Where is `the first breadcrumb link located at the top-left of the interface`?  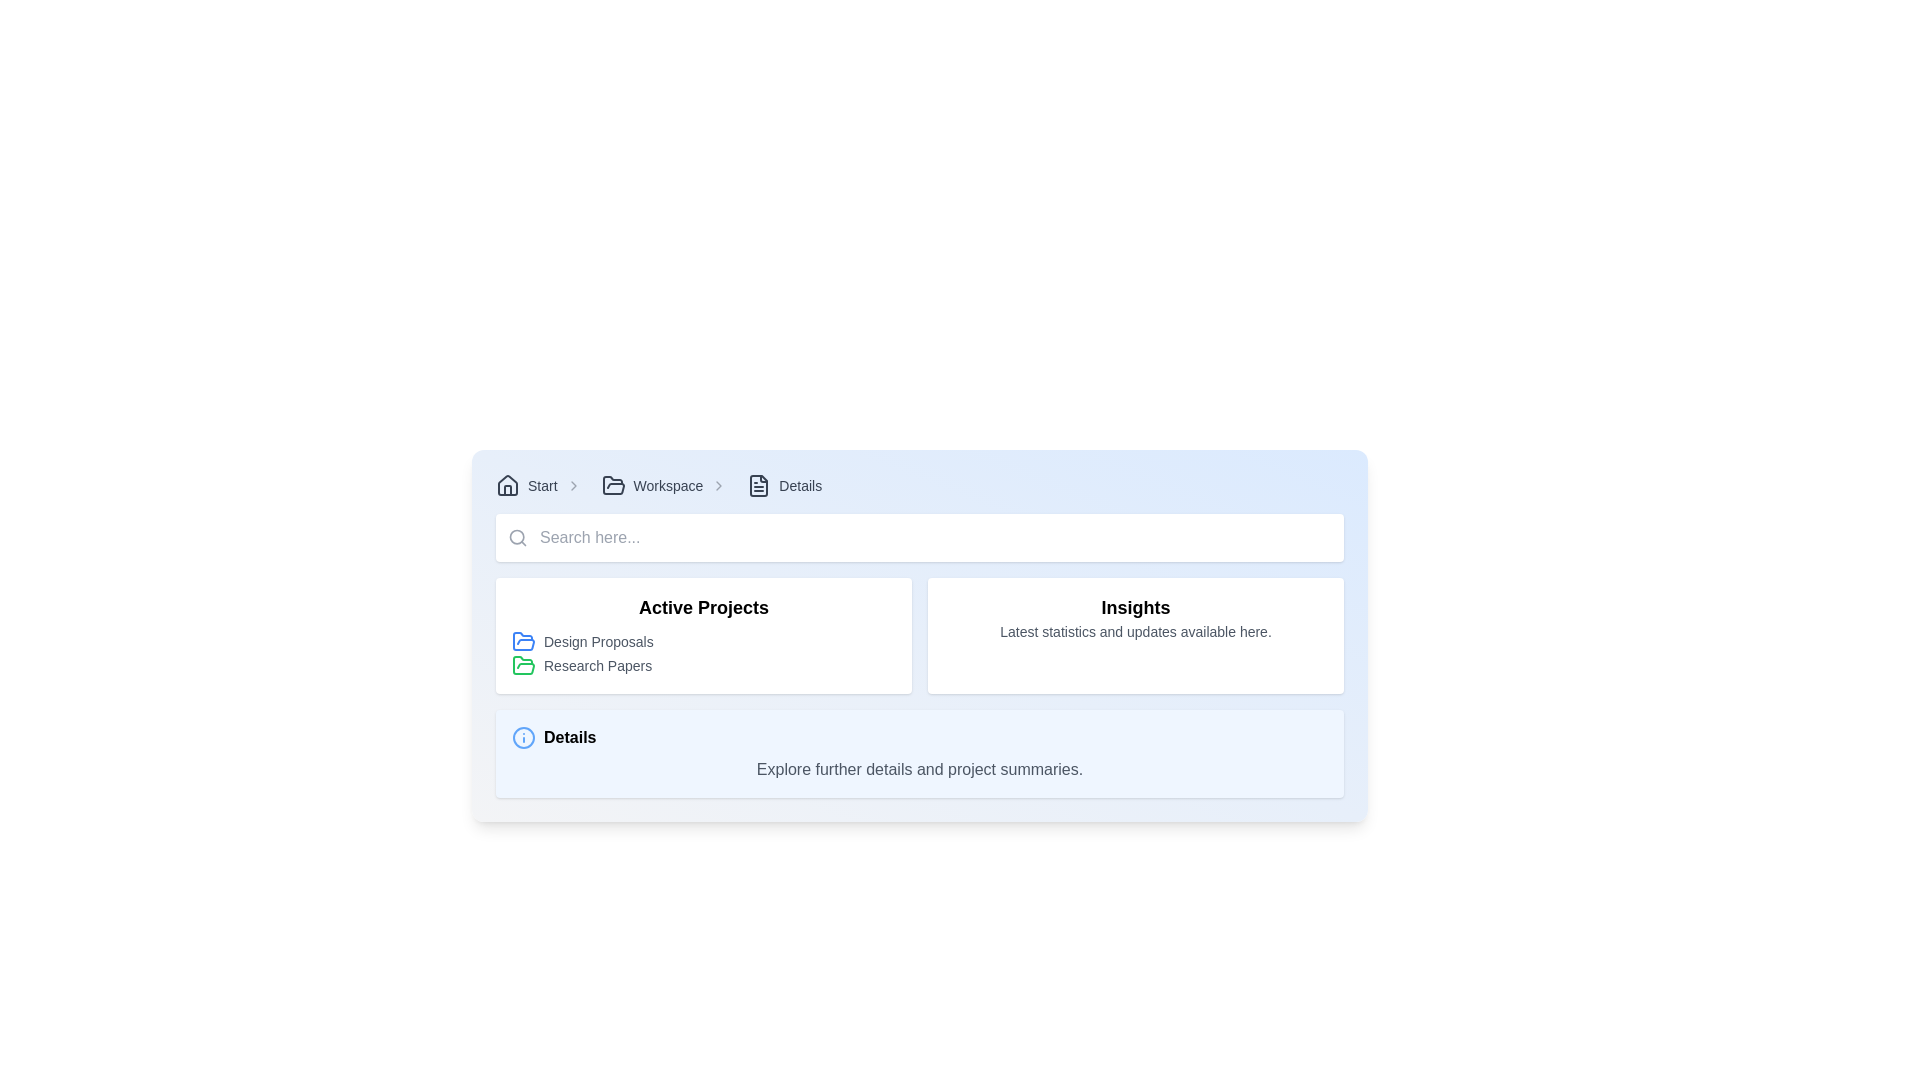
the first breadcrumb link located at the top-left of the interface is located at coordinates (542, 486).